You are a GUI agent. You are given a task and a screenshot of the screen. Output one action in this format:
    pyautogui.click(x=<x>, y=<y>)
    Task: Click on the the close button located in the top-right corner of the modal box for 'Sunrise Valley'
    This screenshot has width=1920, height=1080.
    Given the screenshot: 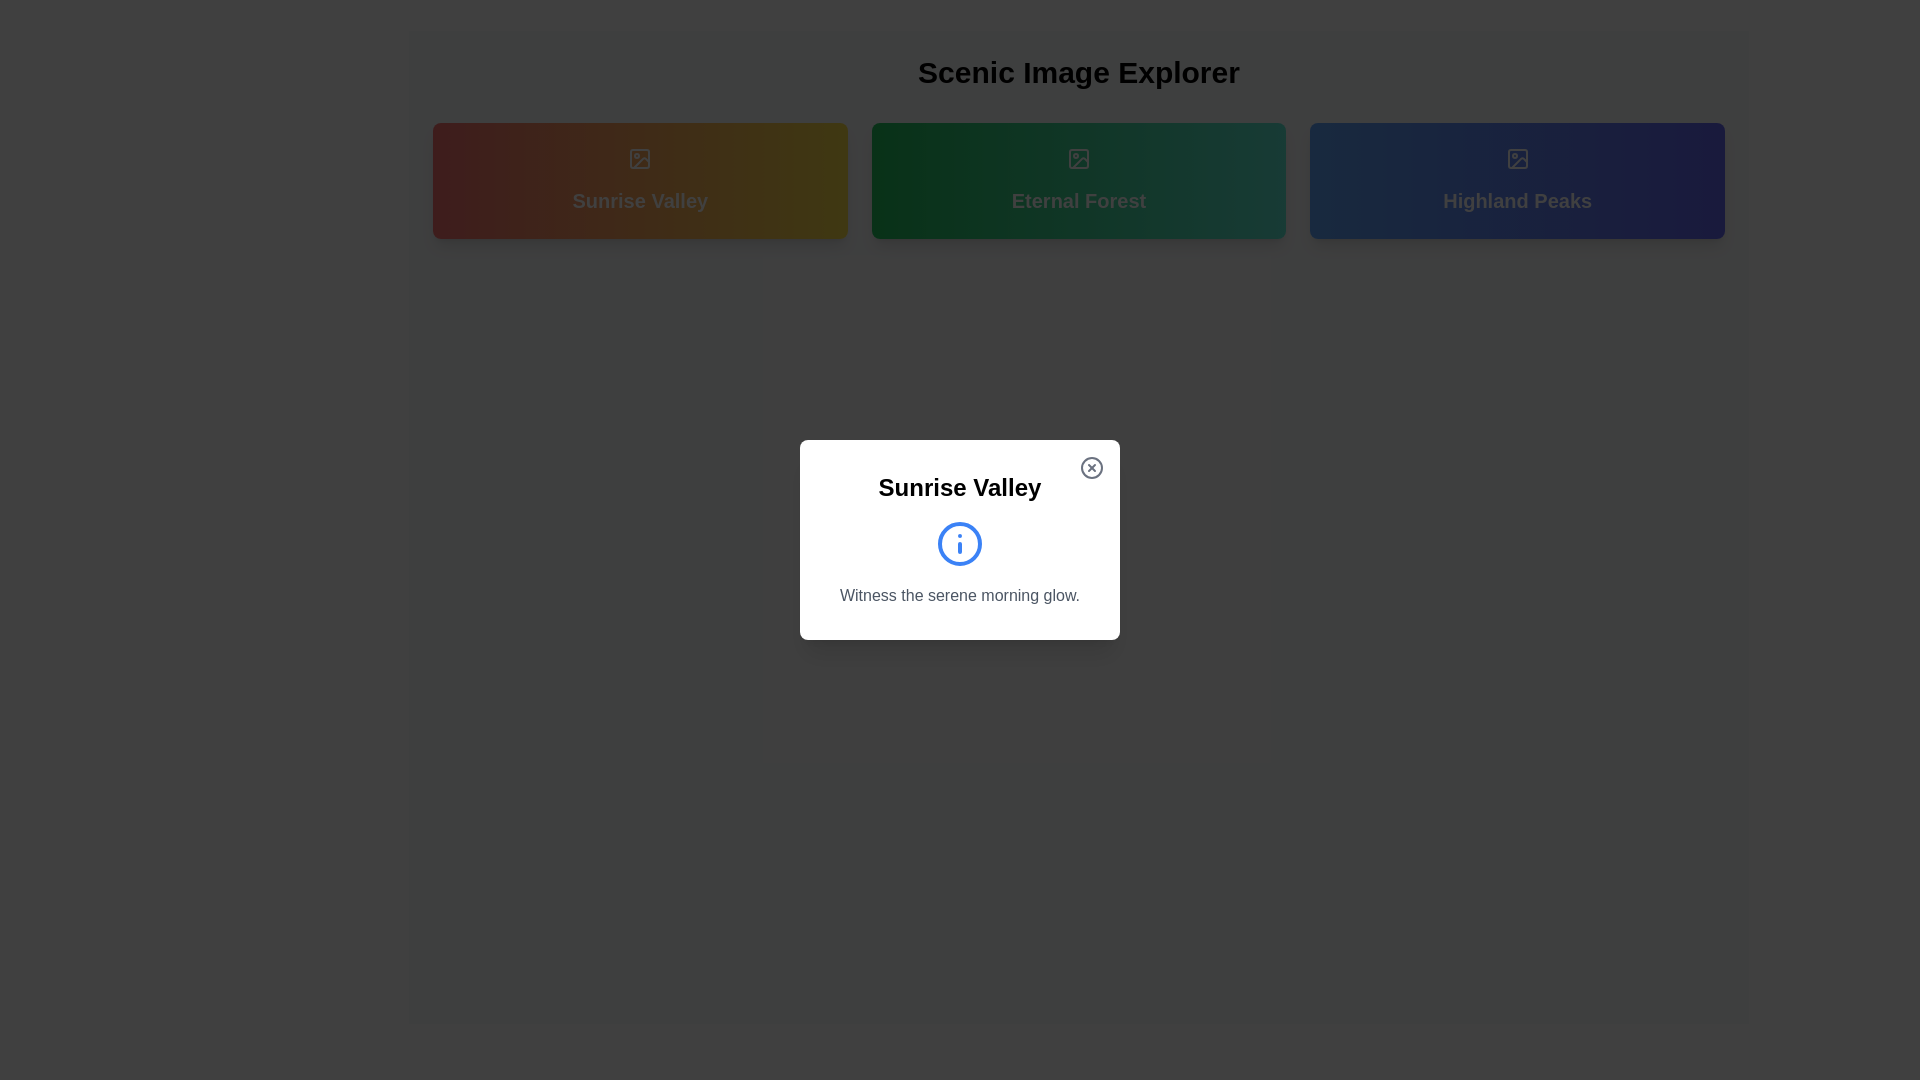 What is the action you would take?
    pyautogui.click(x=1090, y=467)
    